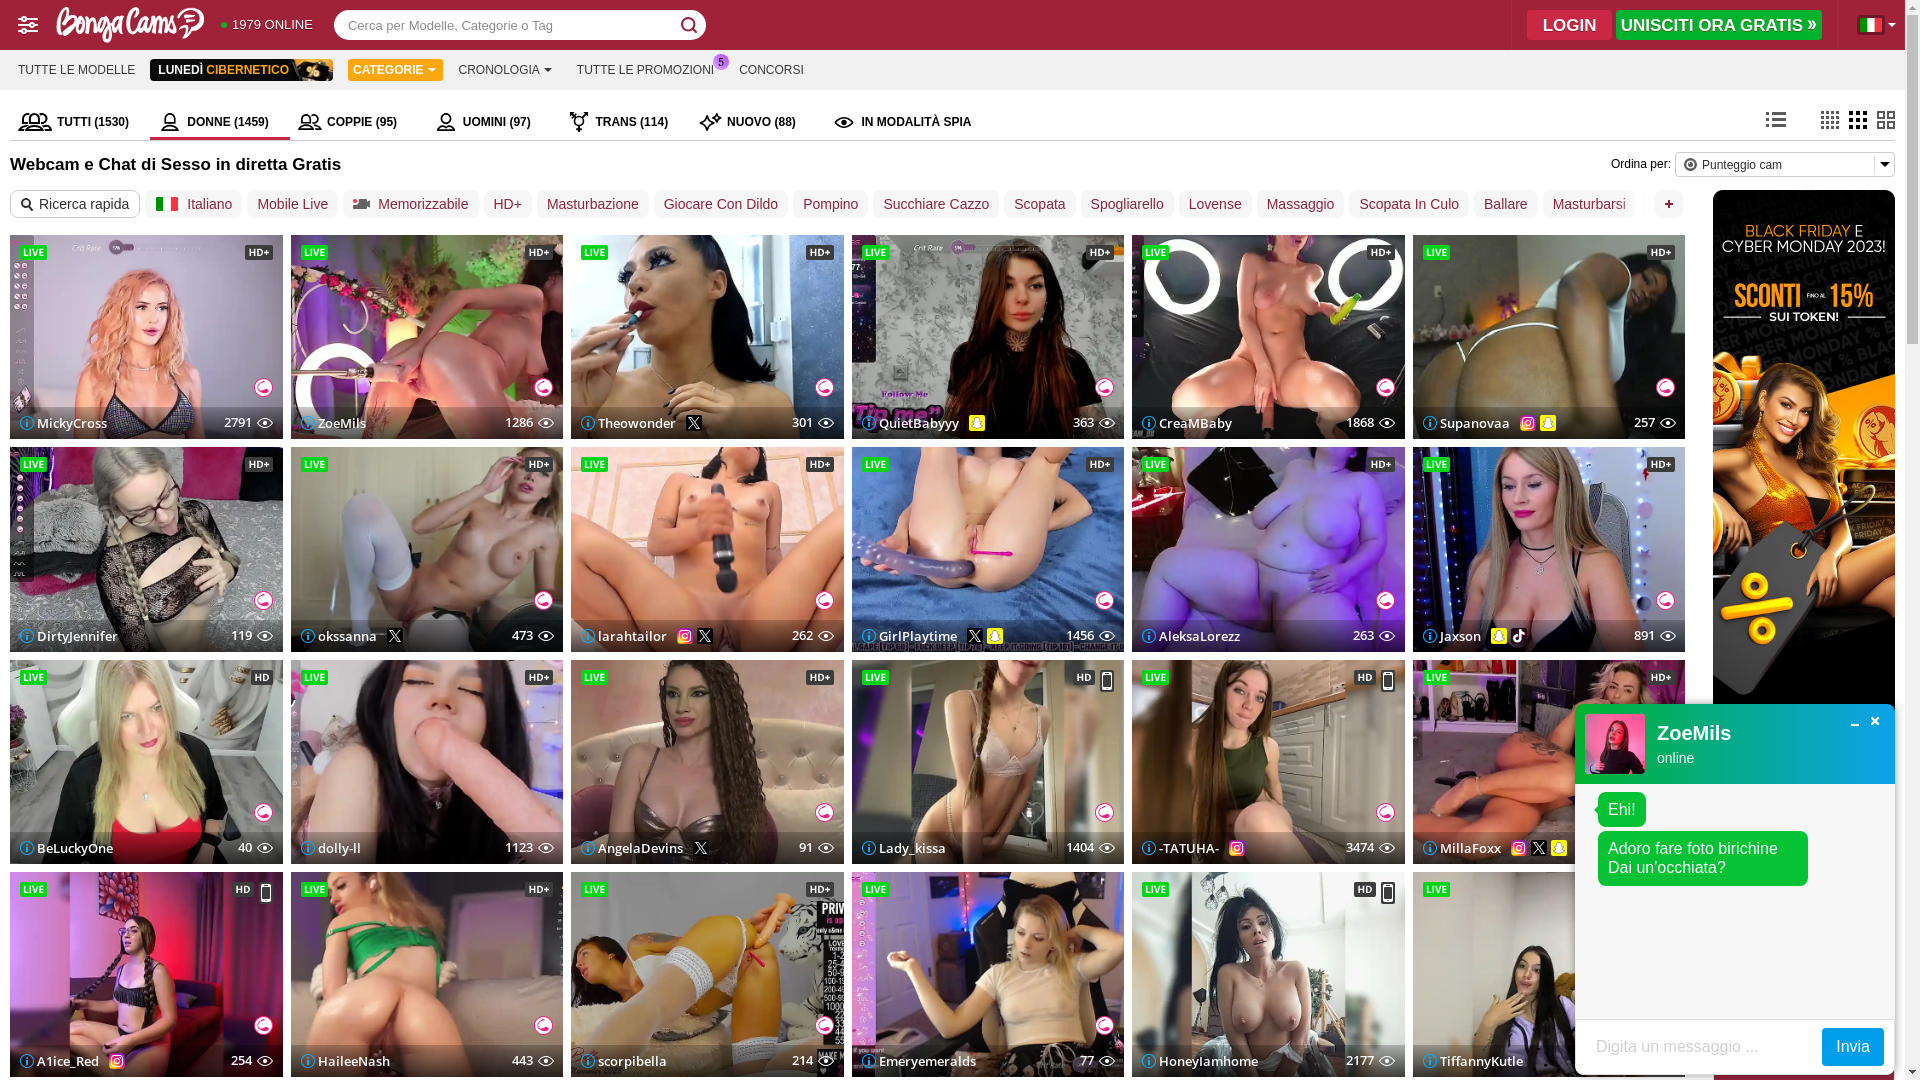 This screenshot has height=1080, width=1920. I want to click on 'Spogliarello', so click(1127, 204).